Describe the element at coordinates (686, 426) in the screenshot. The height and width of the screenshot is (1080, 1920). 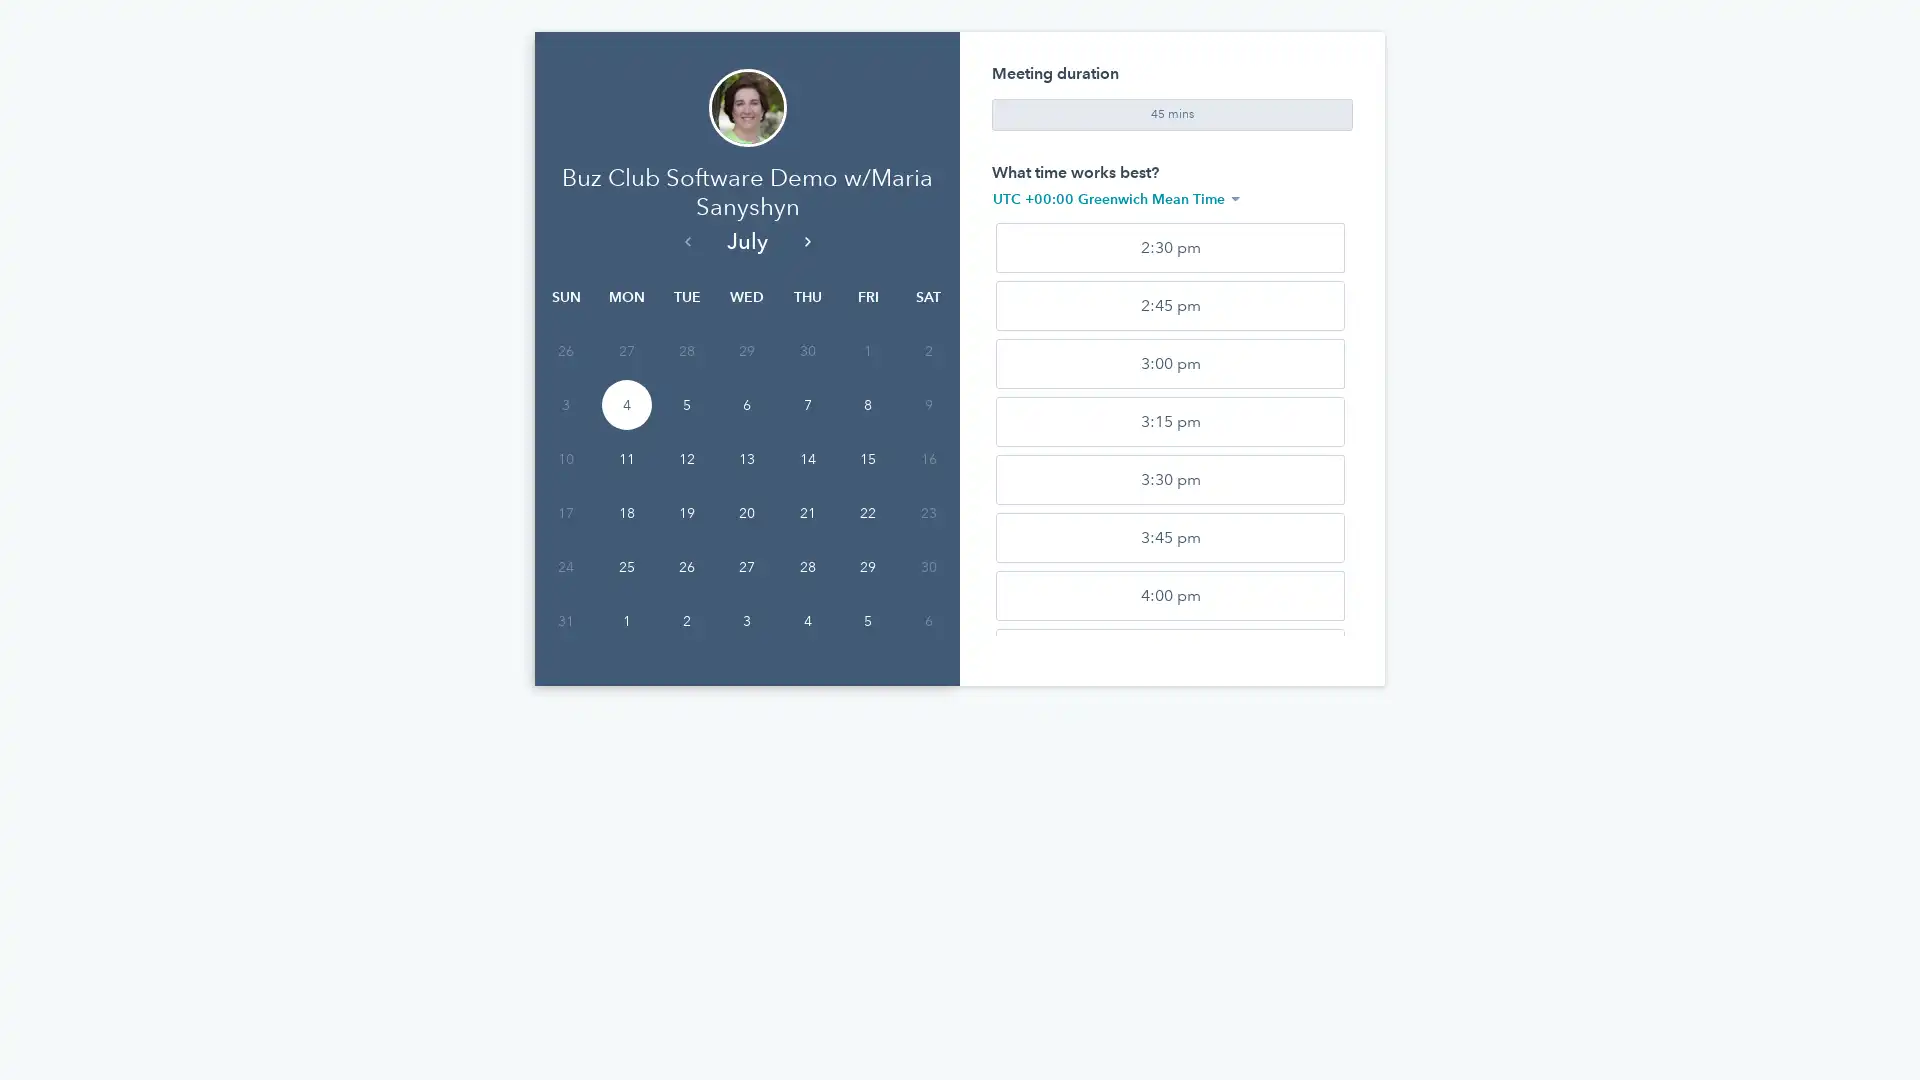
I see `June 28th` at that location.